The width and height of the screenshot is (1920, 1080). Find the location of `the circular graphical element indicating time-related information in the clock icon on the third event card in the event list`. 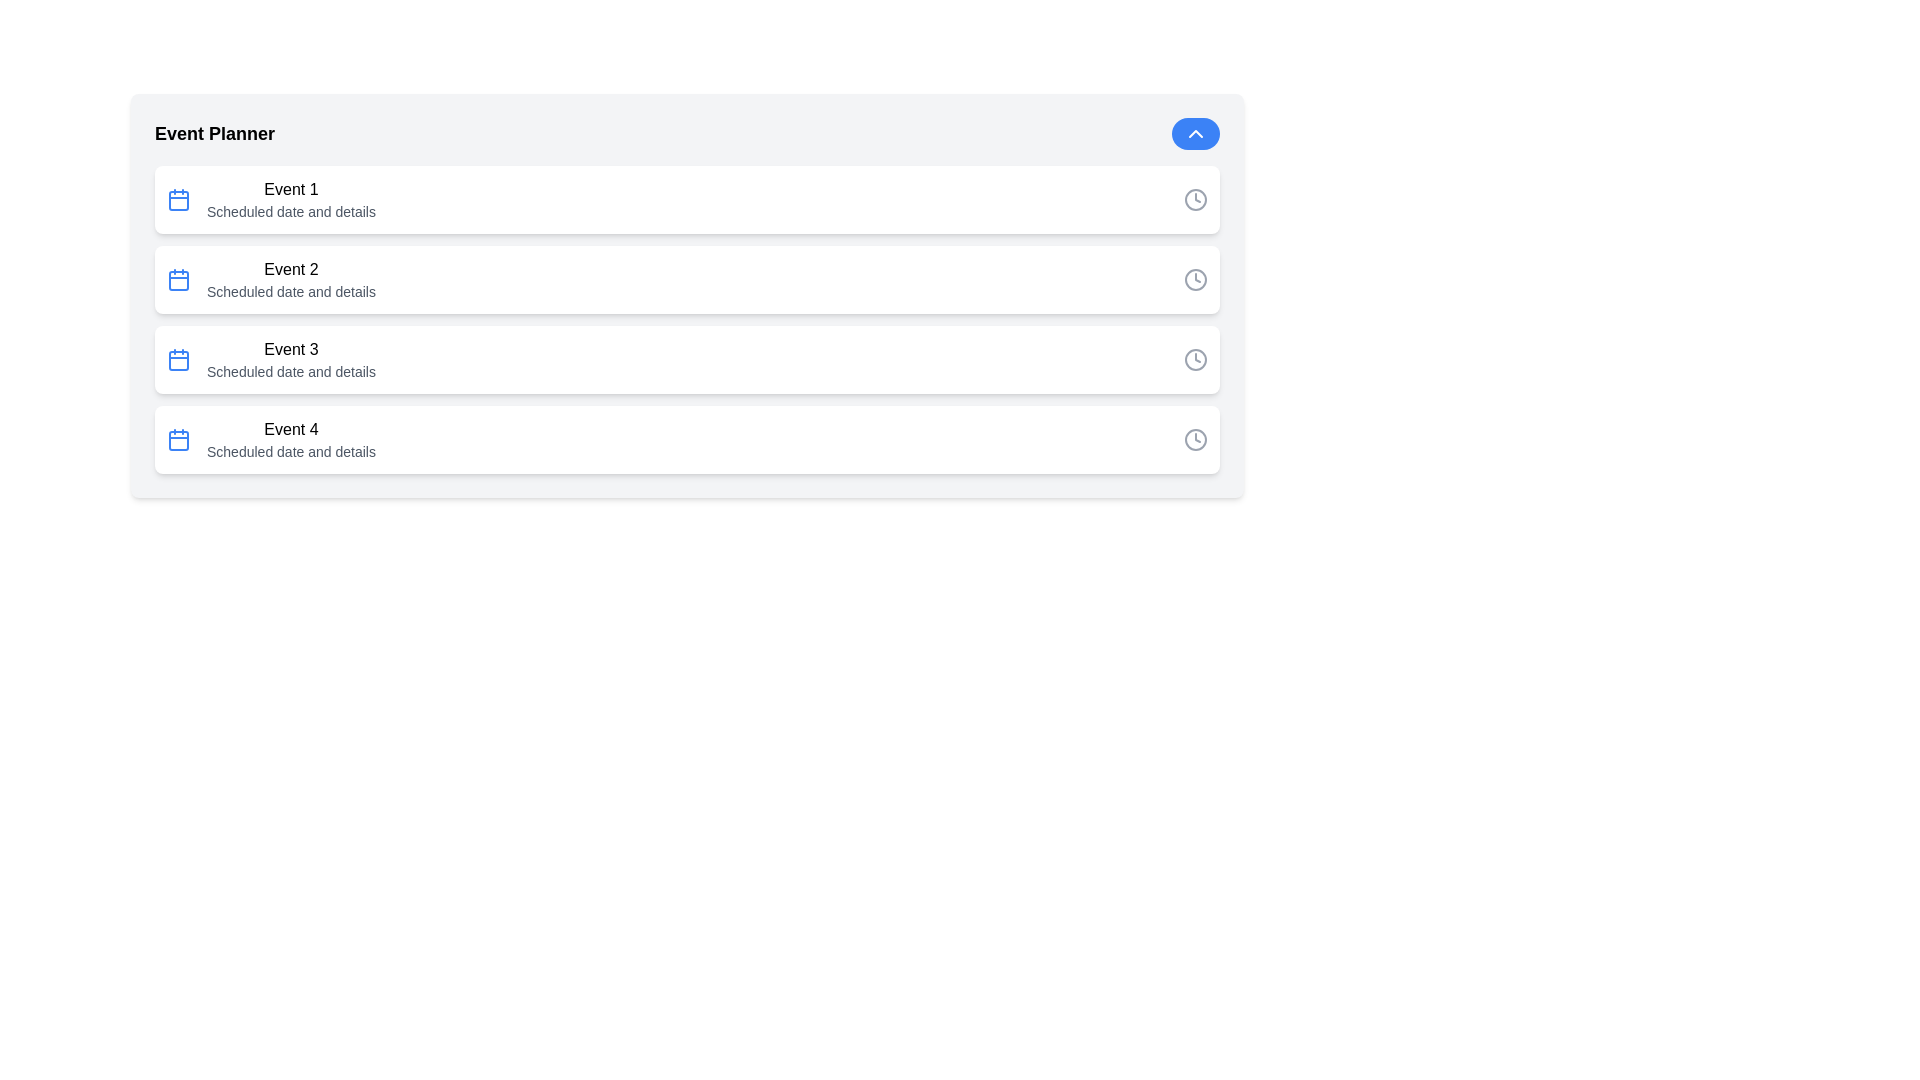

the circular graphical element indicating time-related information in the clock icon on the third event card in the event list is located at coordinates (1195, 358).